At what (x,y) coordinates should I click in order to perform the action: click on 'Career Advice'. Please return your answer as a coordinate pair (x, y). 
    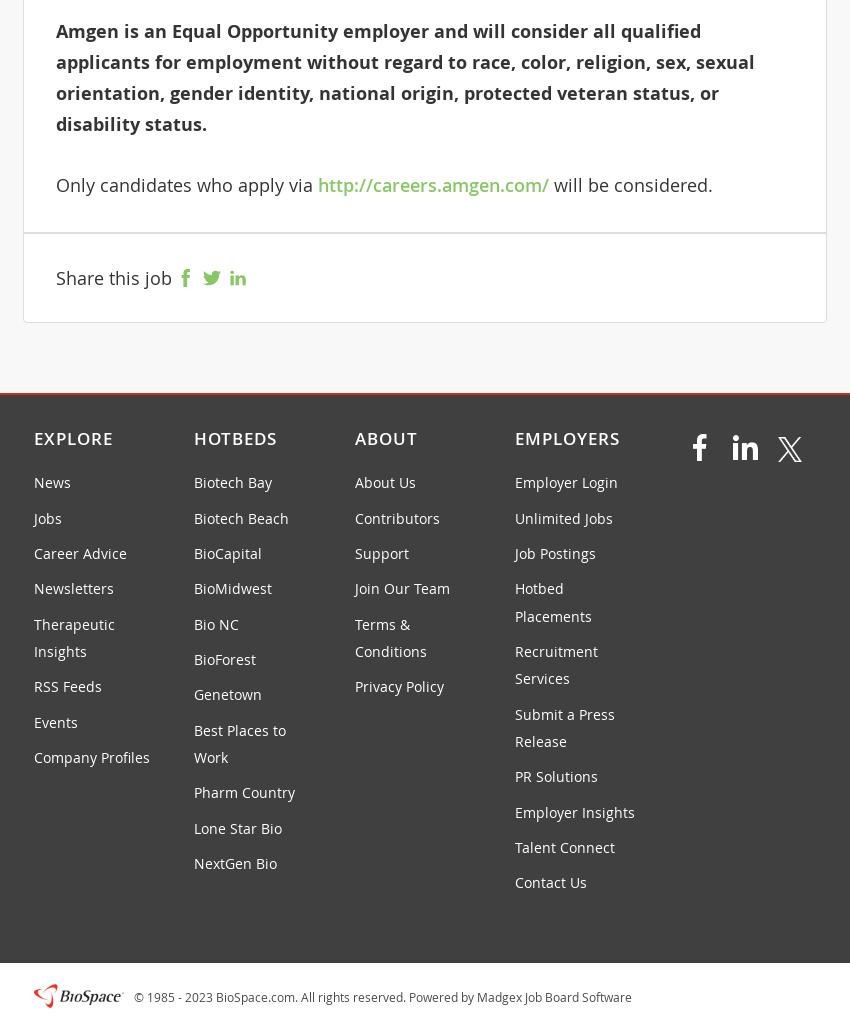
    Looking at the image, I should click on (80, 552).